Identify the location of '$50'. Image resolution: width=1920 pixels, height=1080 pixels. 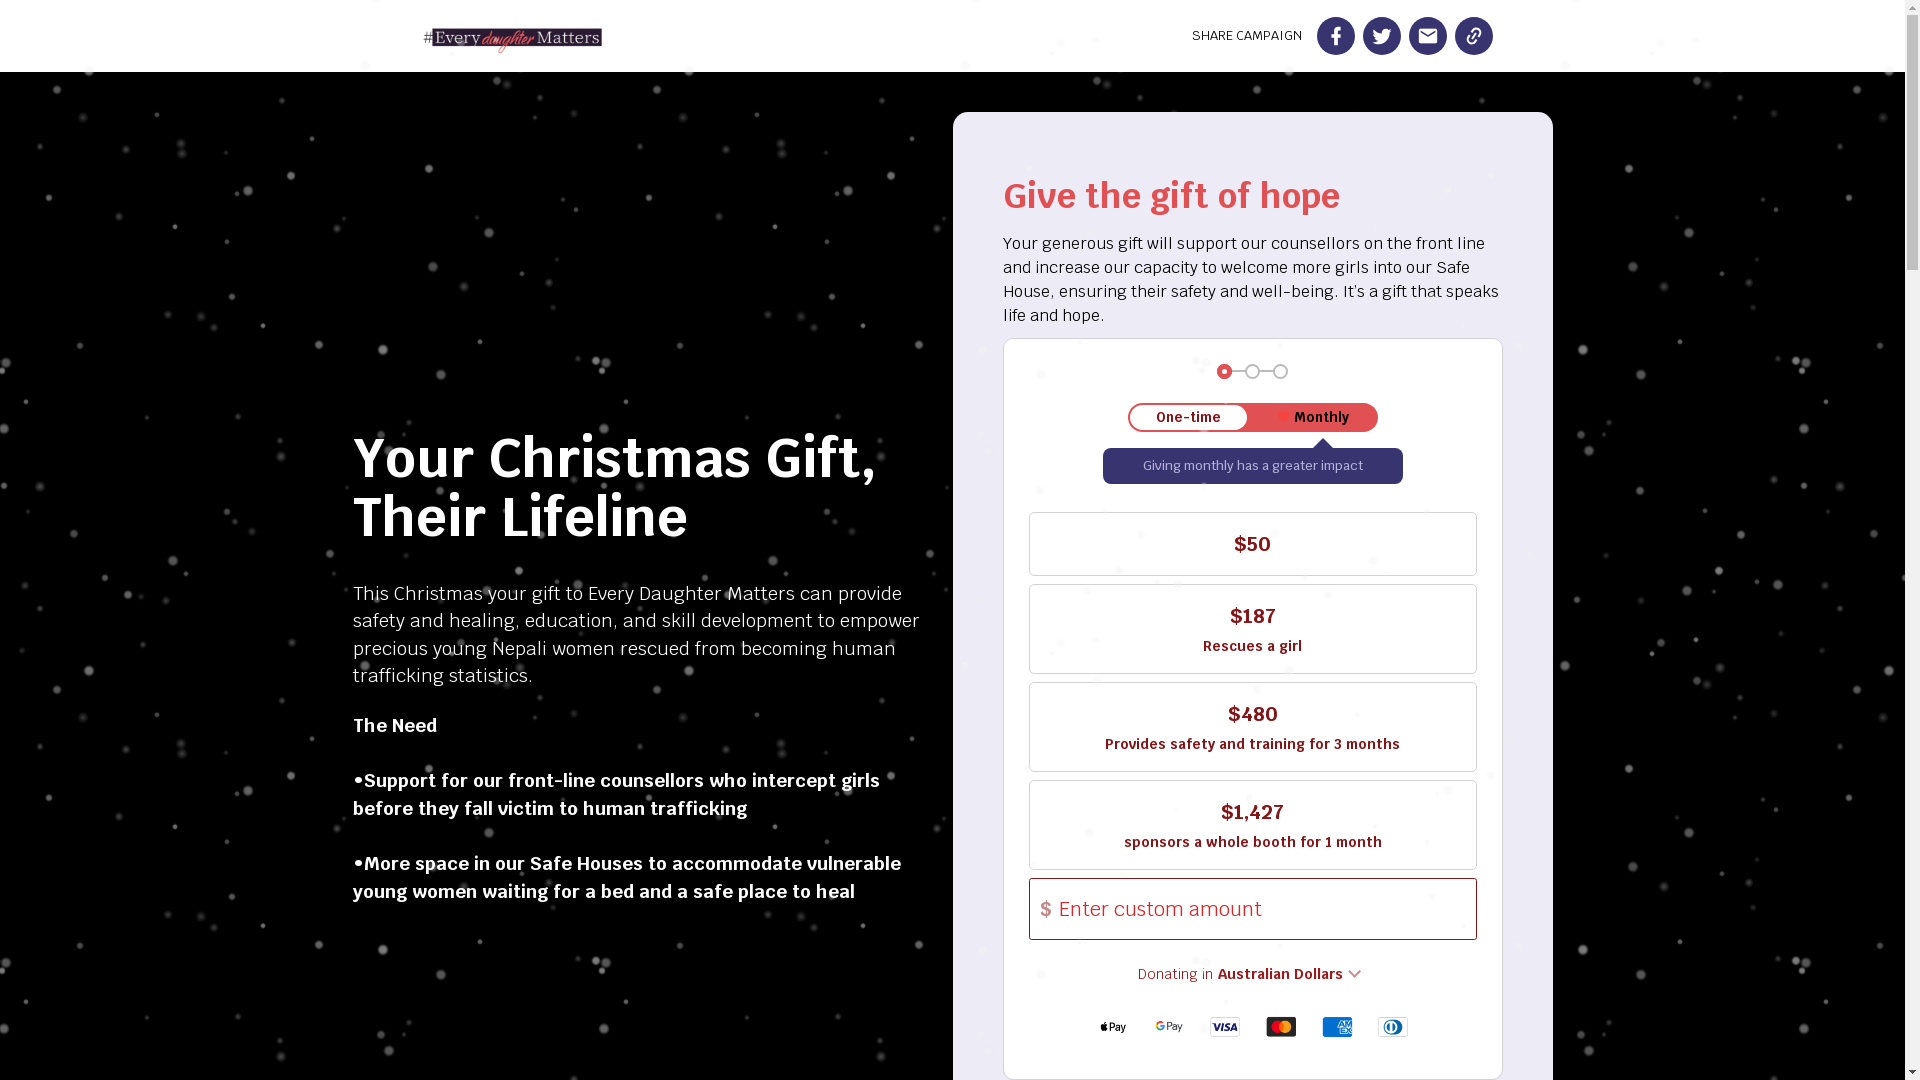
(1251, 543).